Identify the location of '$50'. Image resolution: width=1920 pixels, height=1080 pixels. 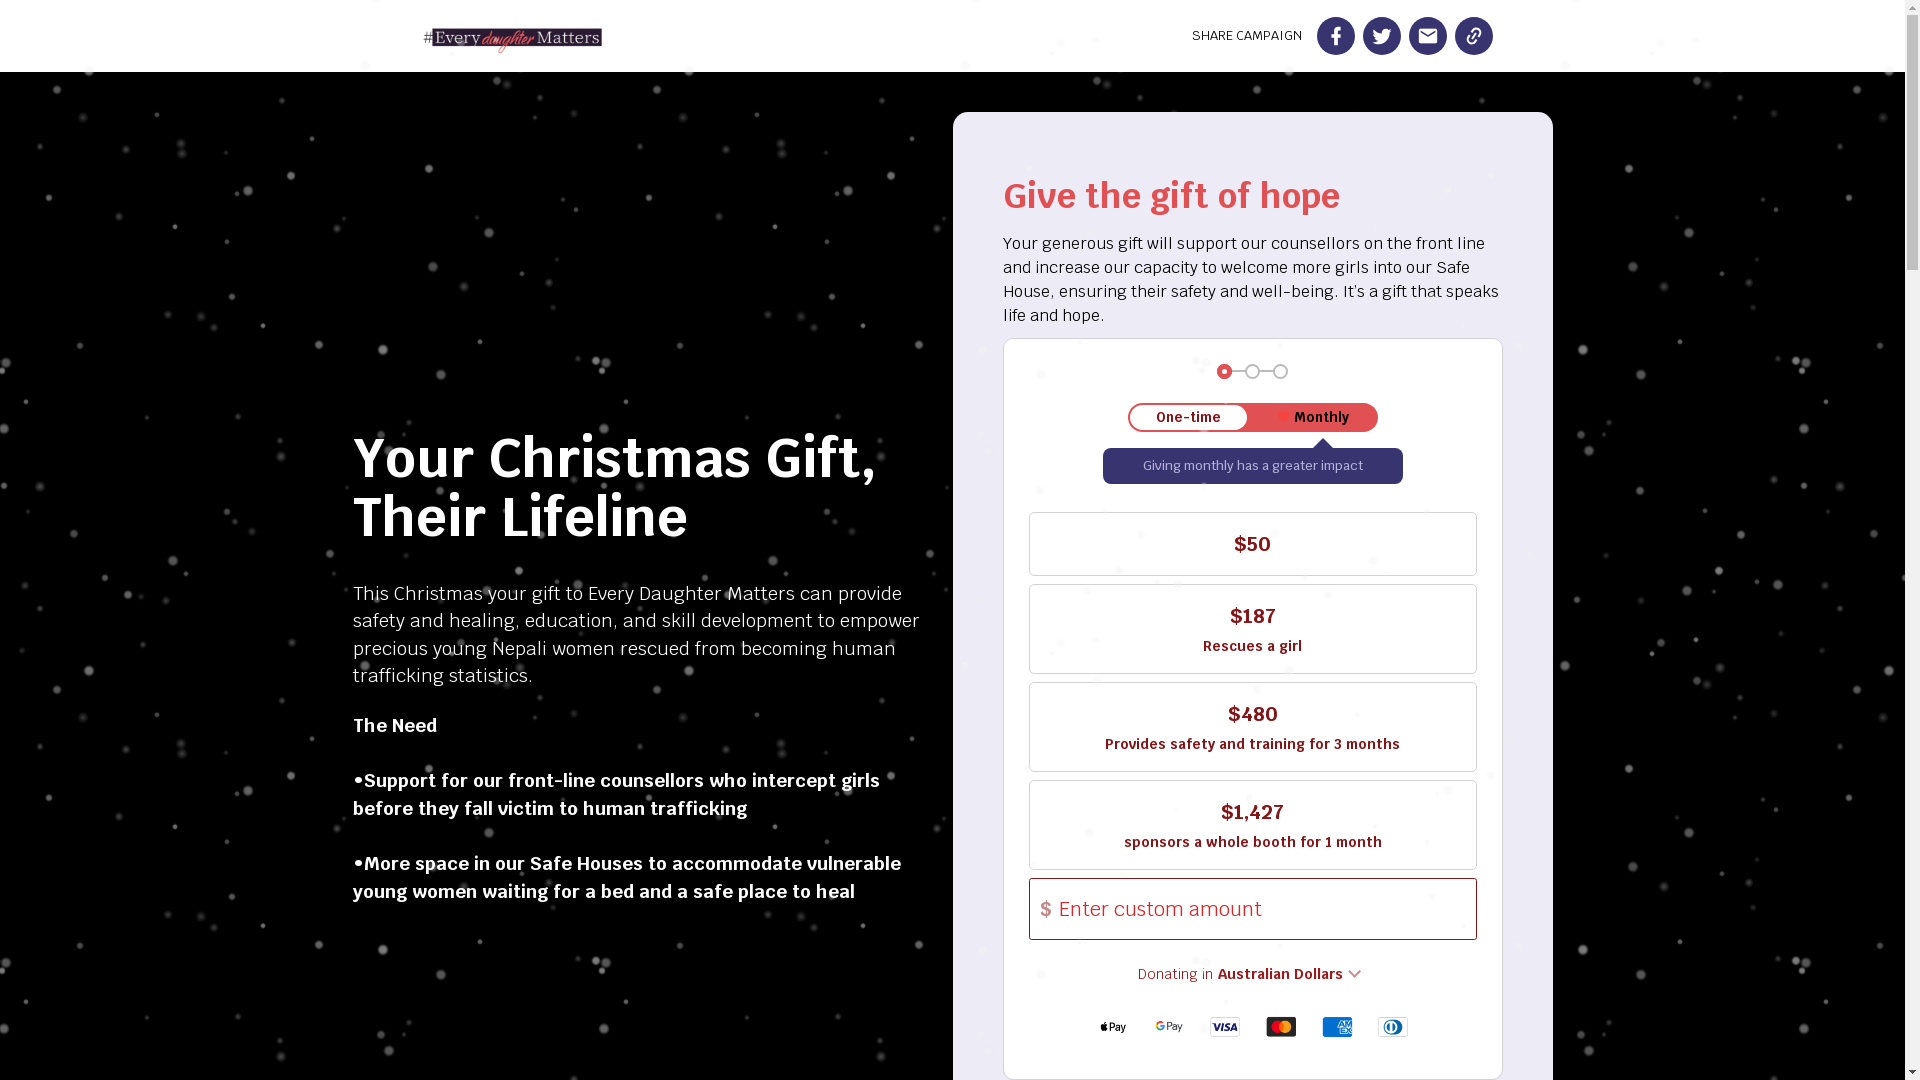
(1251, 543).